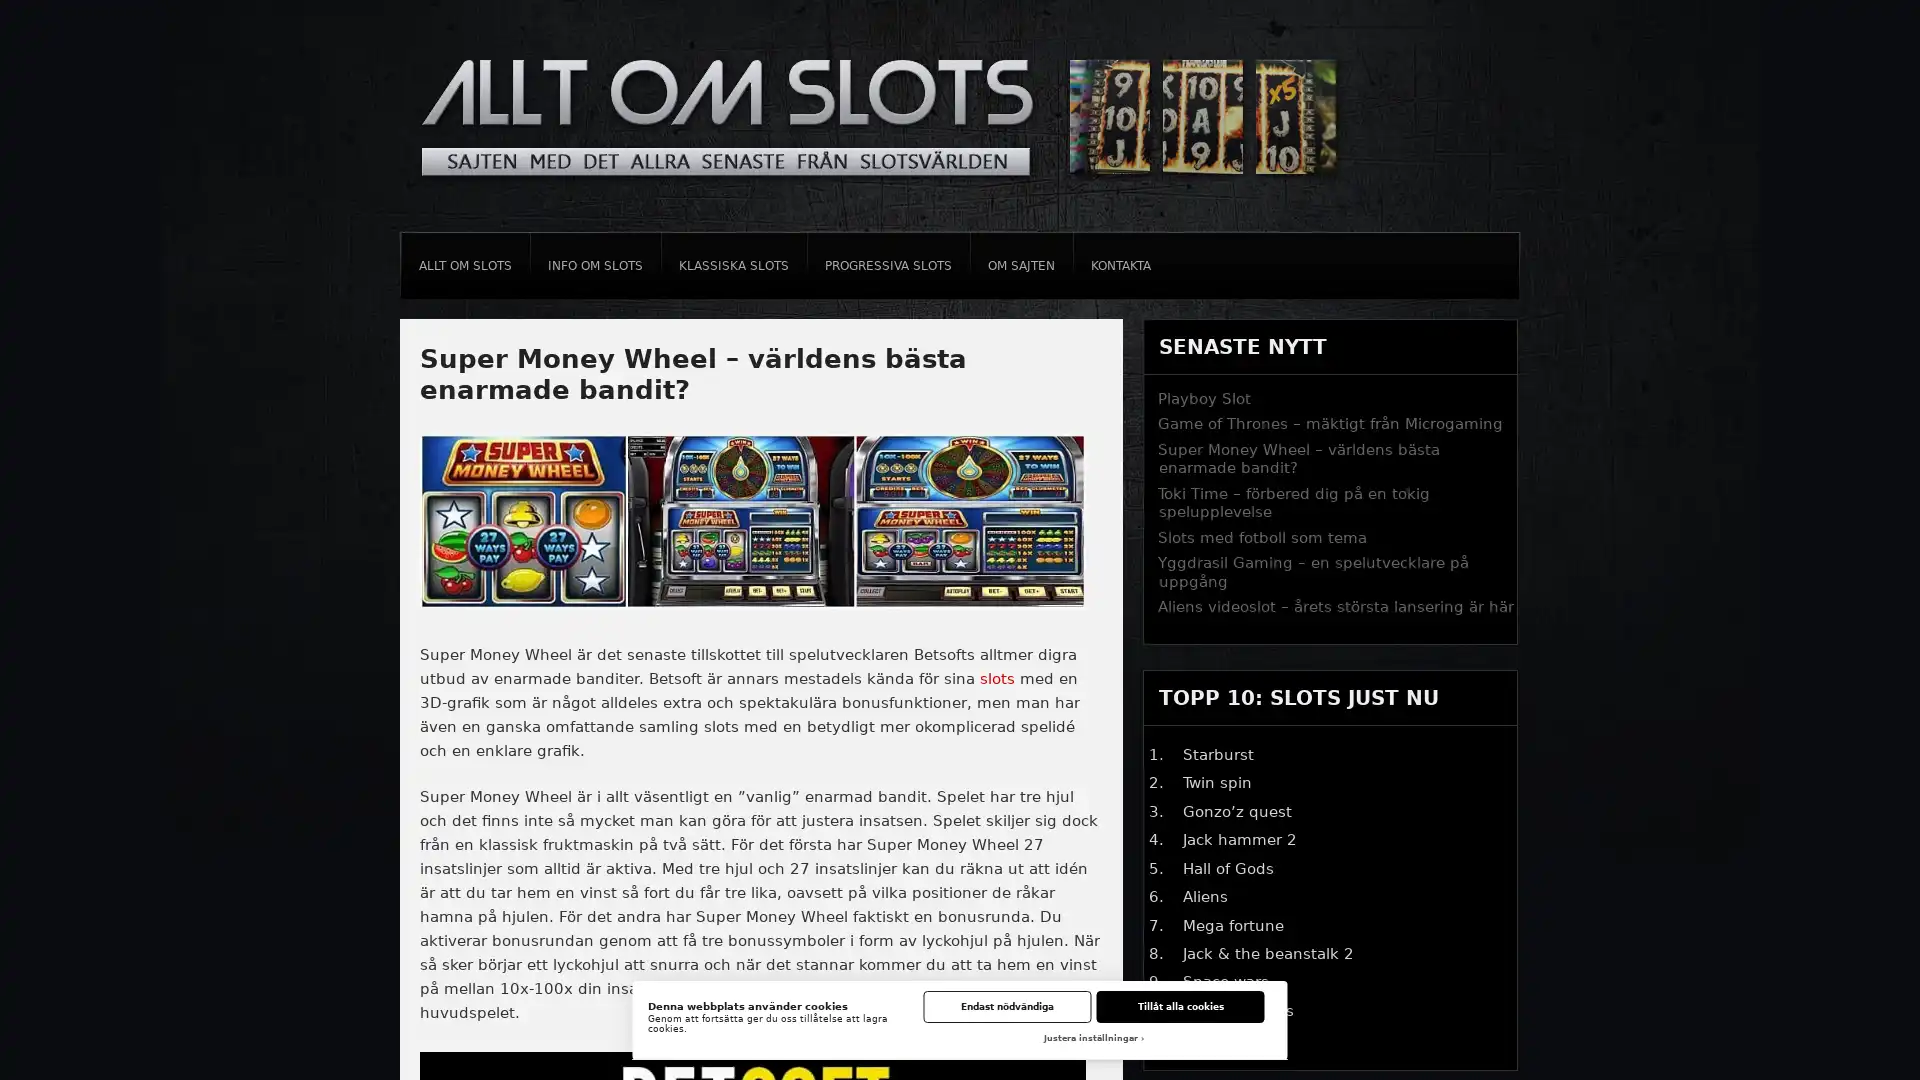 Image resolution: width=1920 pixels, height=1080 pixels. Describe the element at coordinates (1180, 1006) in the screenshot. I see `Tillat alla cookies` at that location.